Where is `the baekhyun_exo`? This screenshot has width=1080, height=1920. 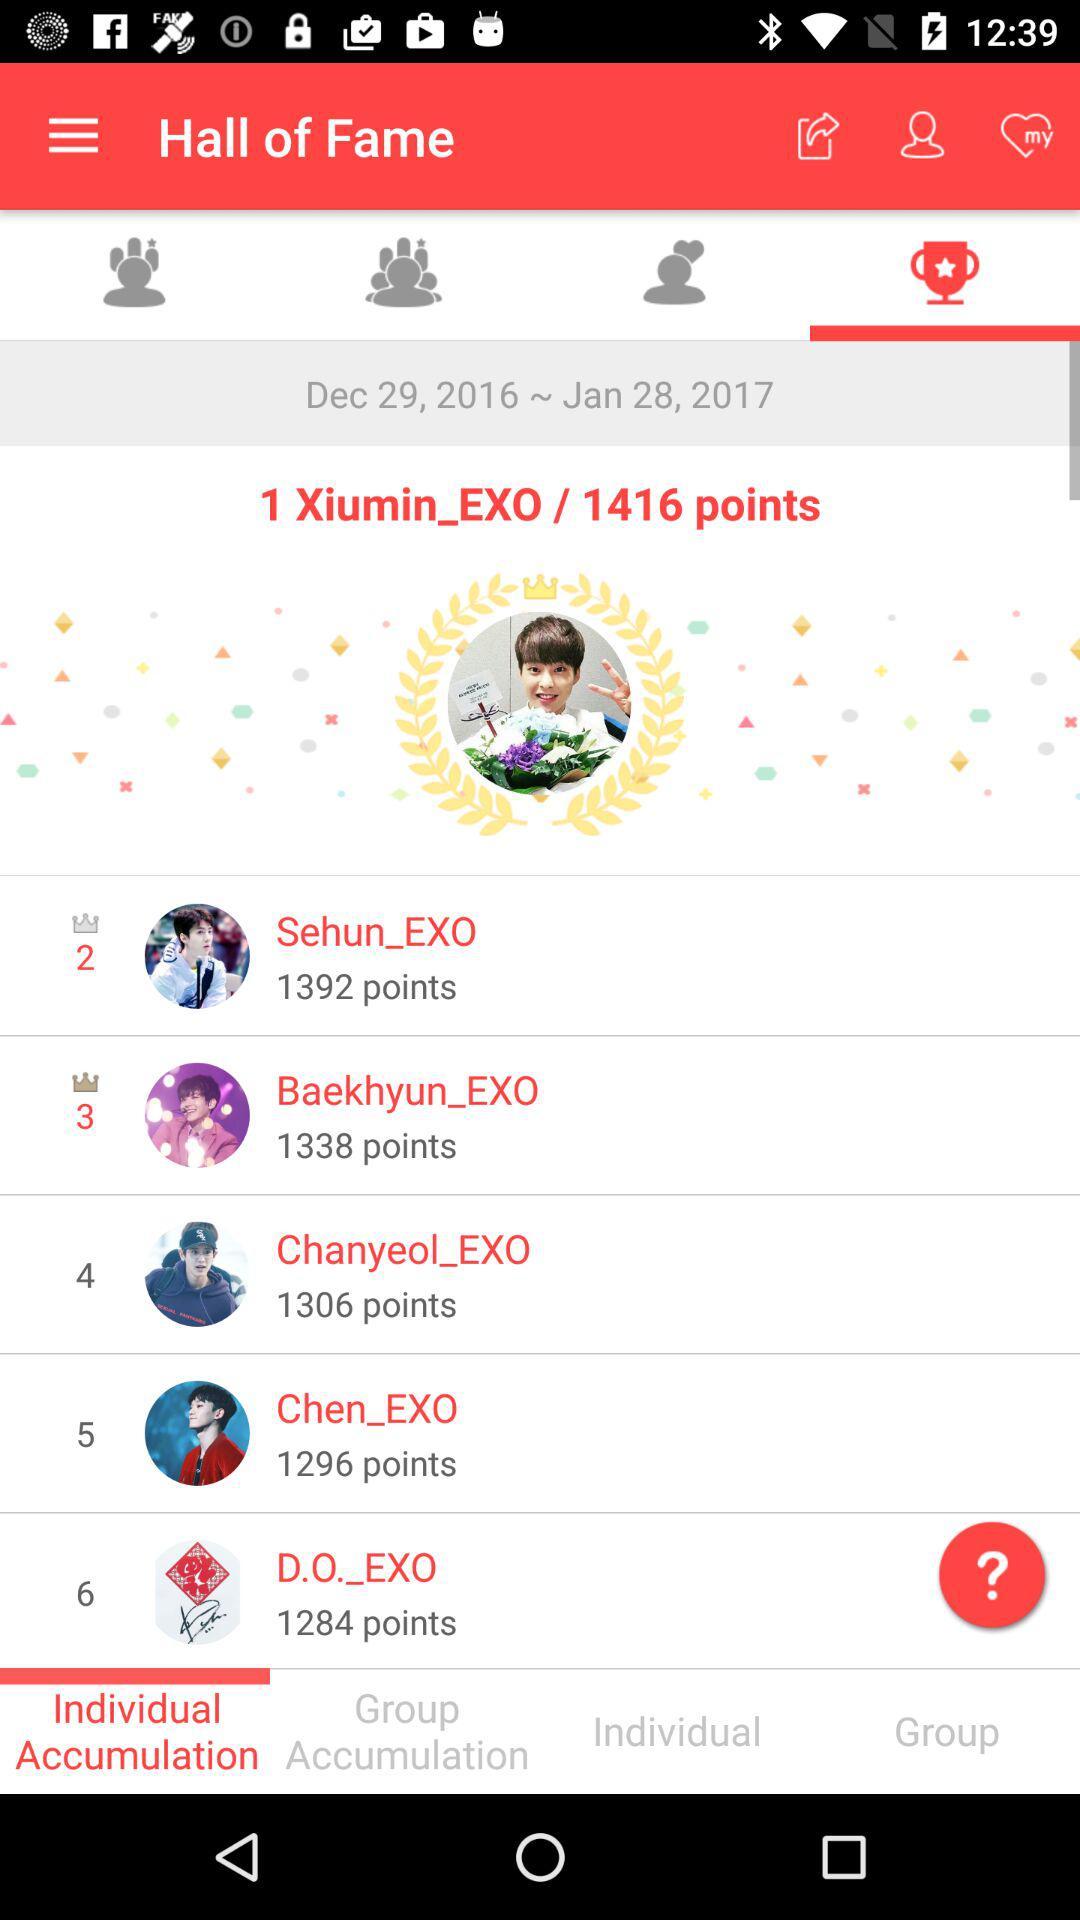
the baekhyun_exo is located at coordinates (664, 1088).